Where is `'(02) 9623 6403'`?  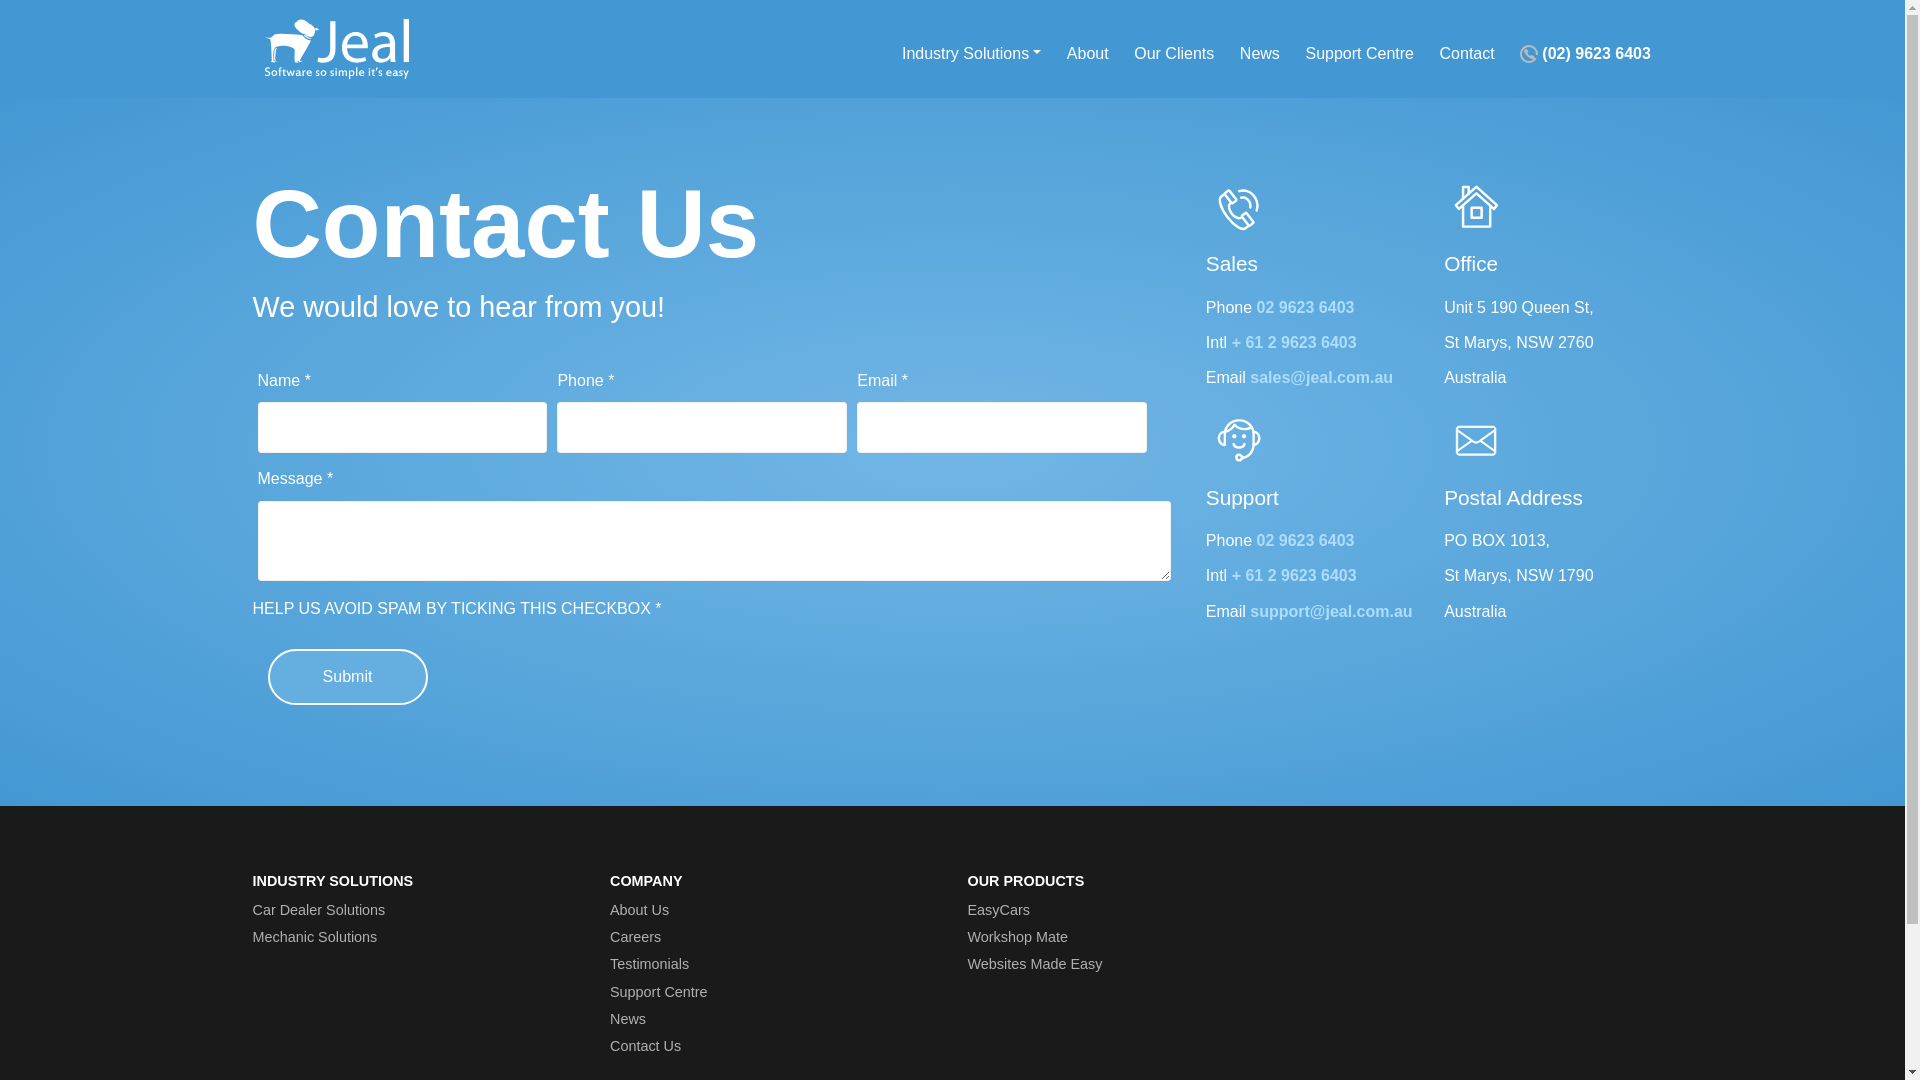 '(02) 9623 6403' is located at coordinates (1584, 52).